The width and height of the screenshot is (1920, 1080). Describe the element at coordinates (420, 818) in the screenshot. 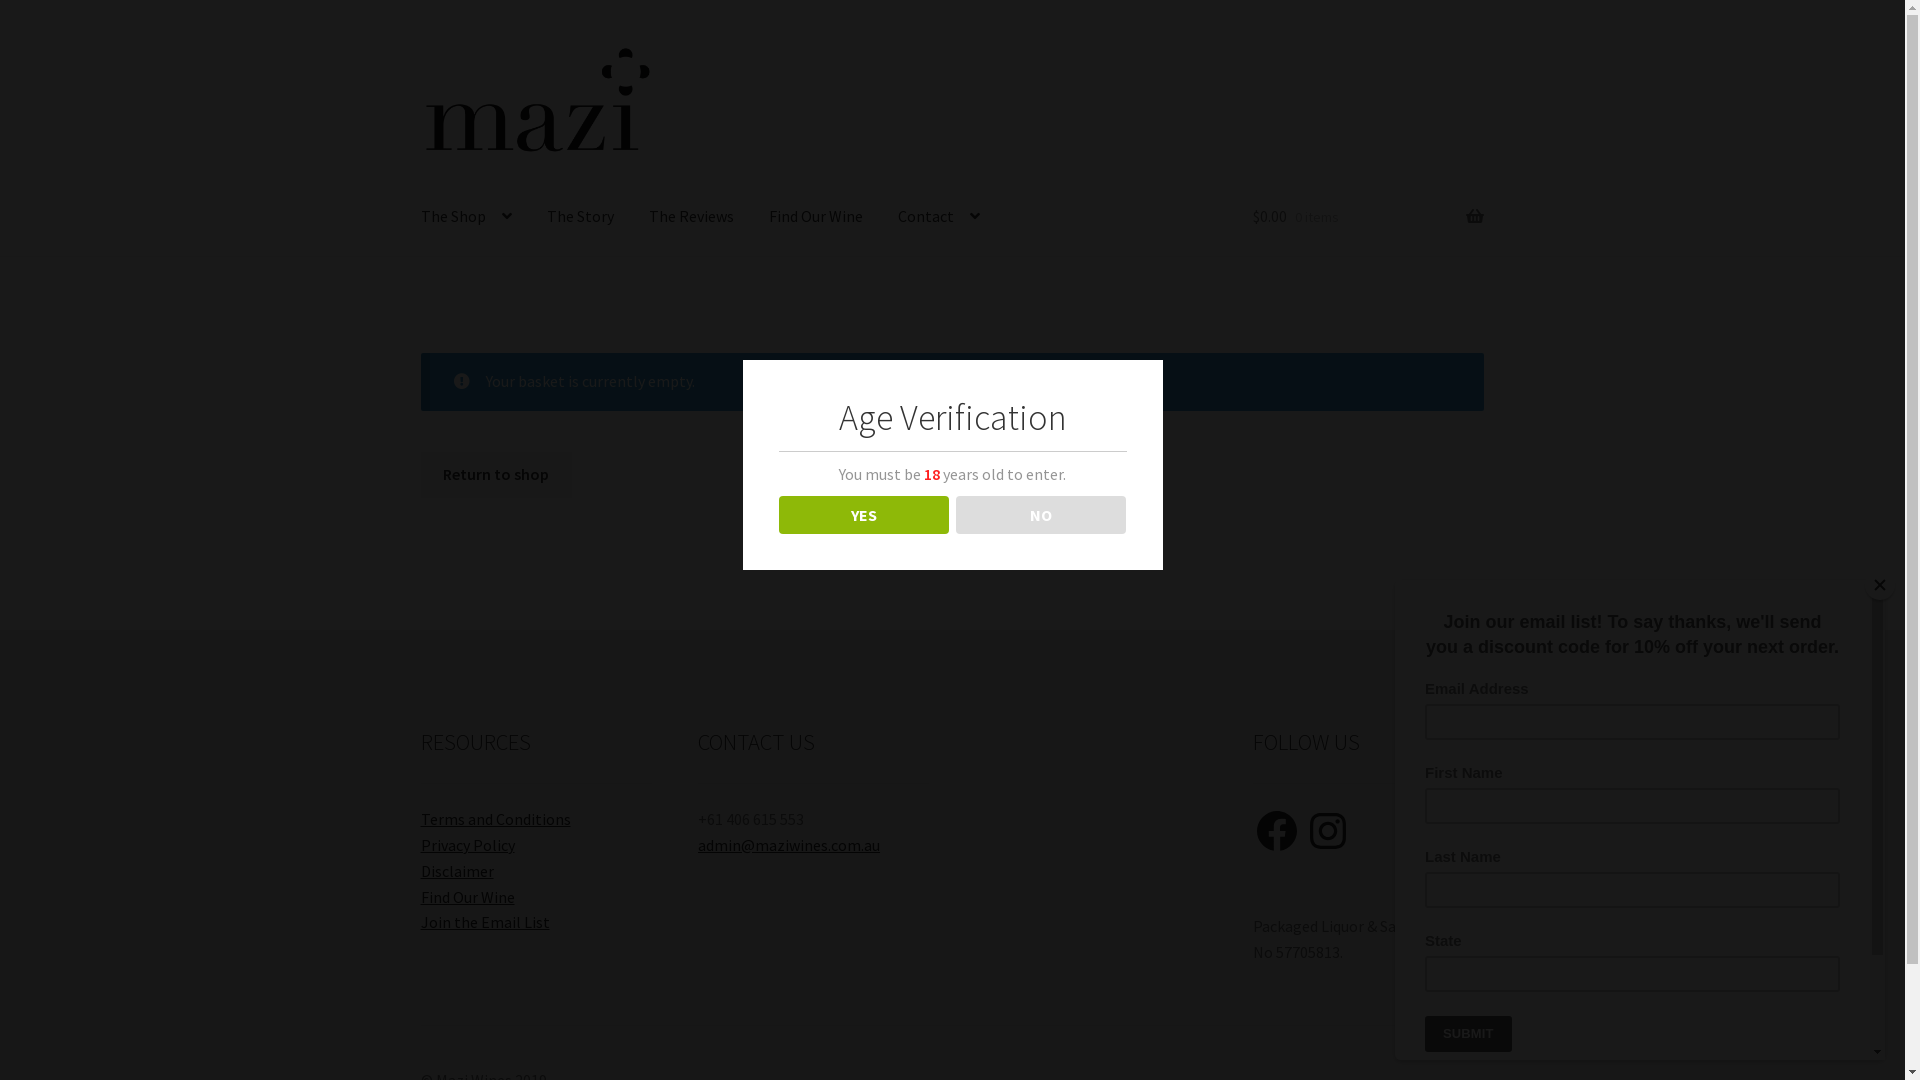

I see `'Terms and Conditions'` at that location.